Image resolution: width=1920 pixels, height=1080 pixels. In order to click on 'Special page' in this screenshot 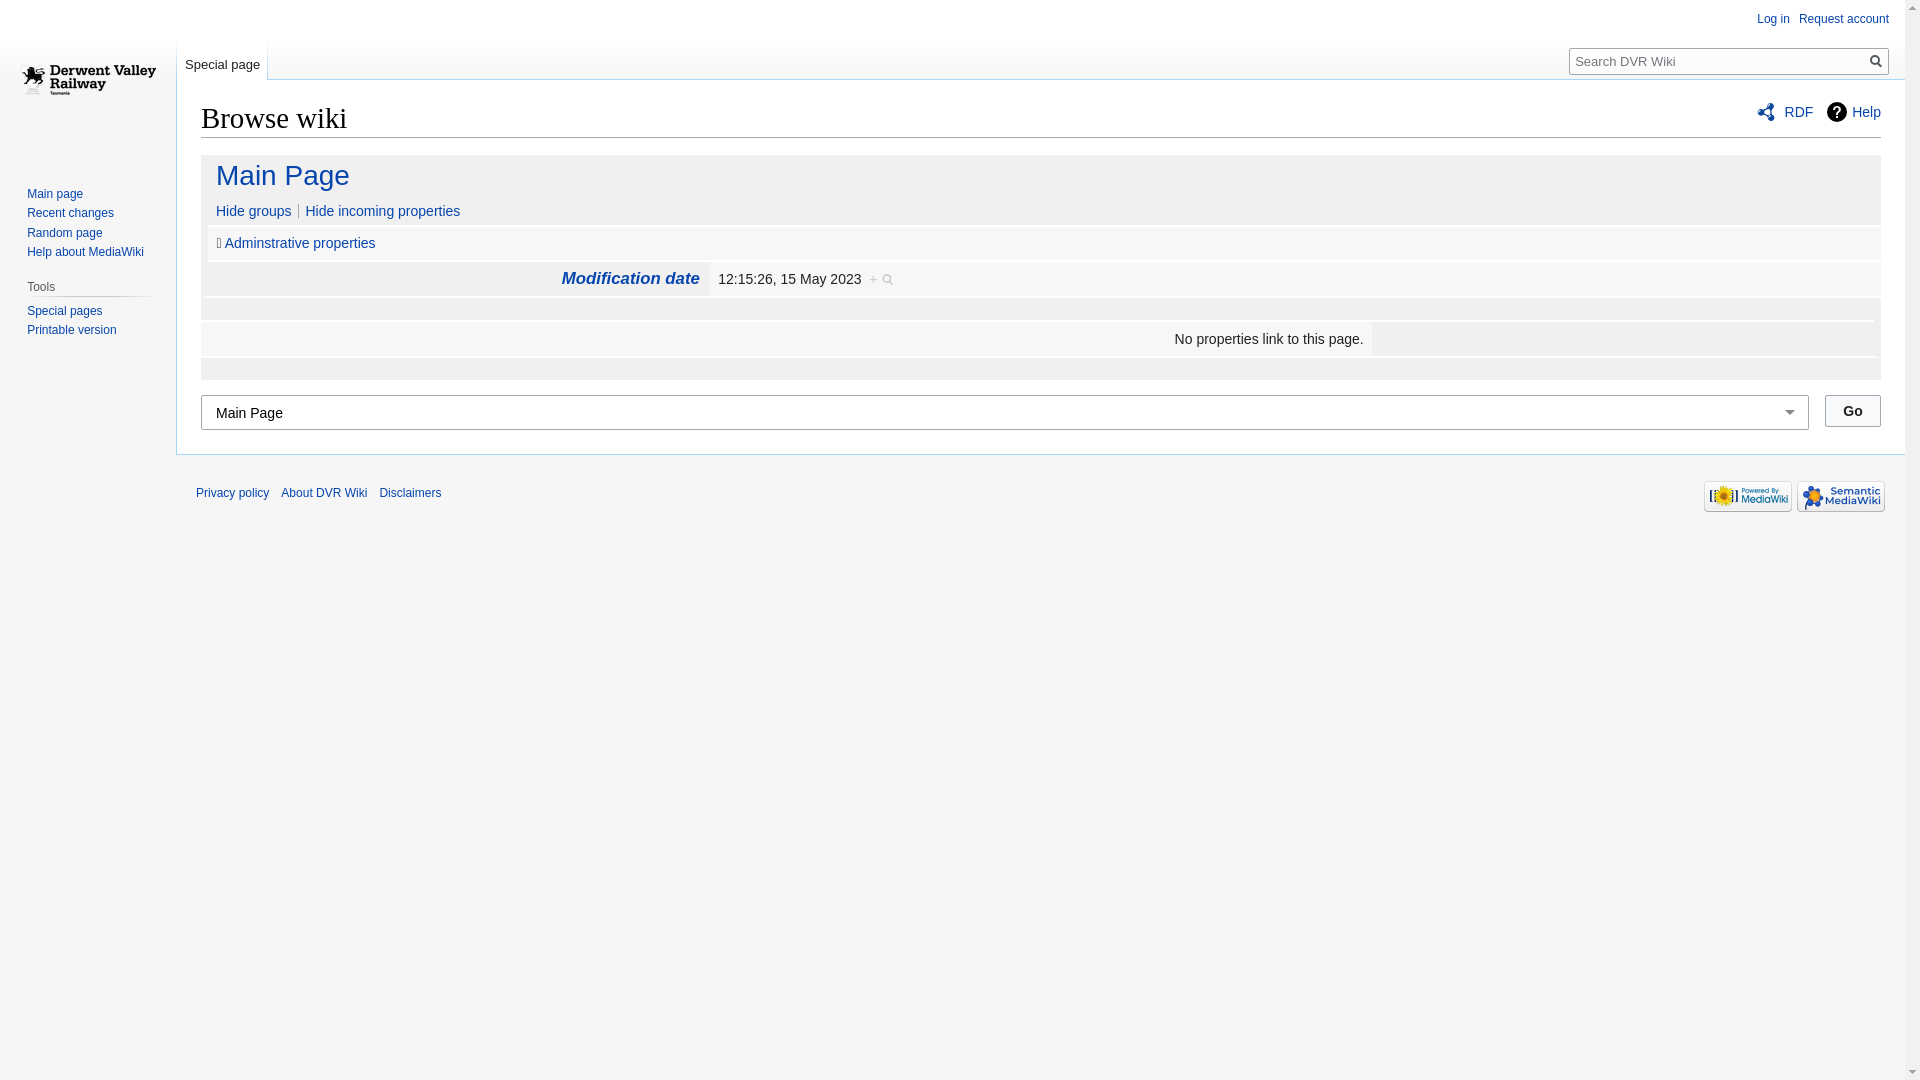, I will do `click(222, 59)`.